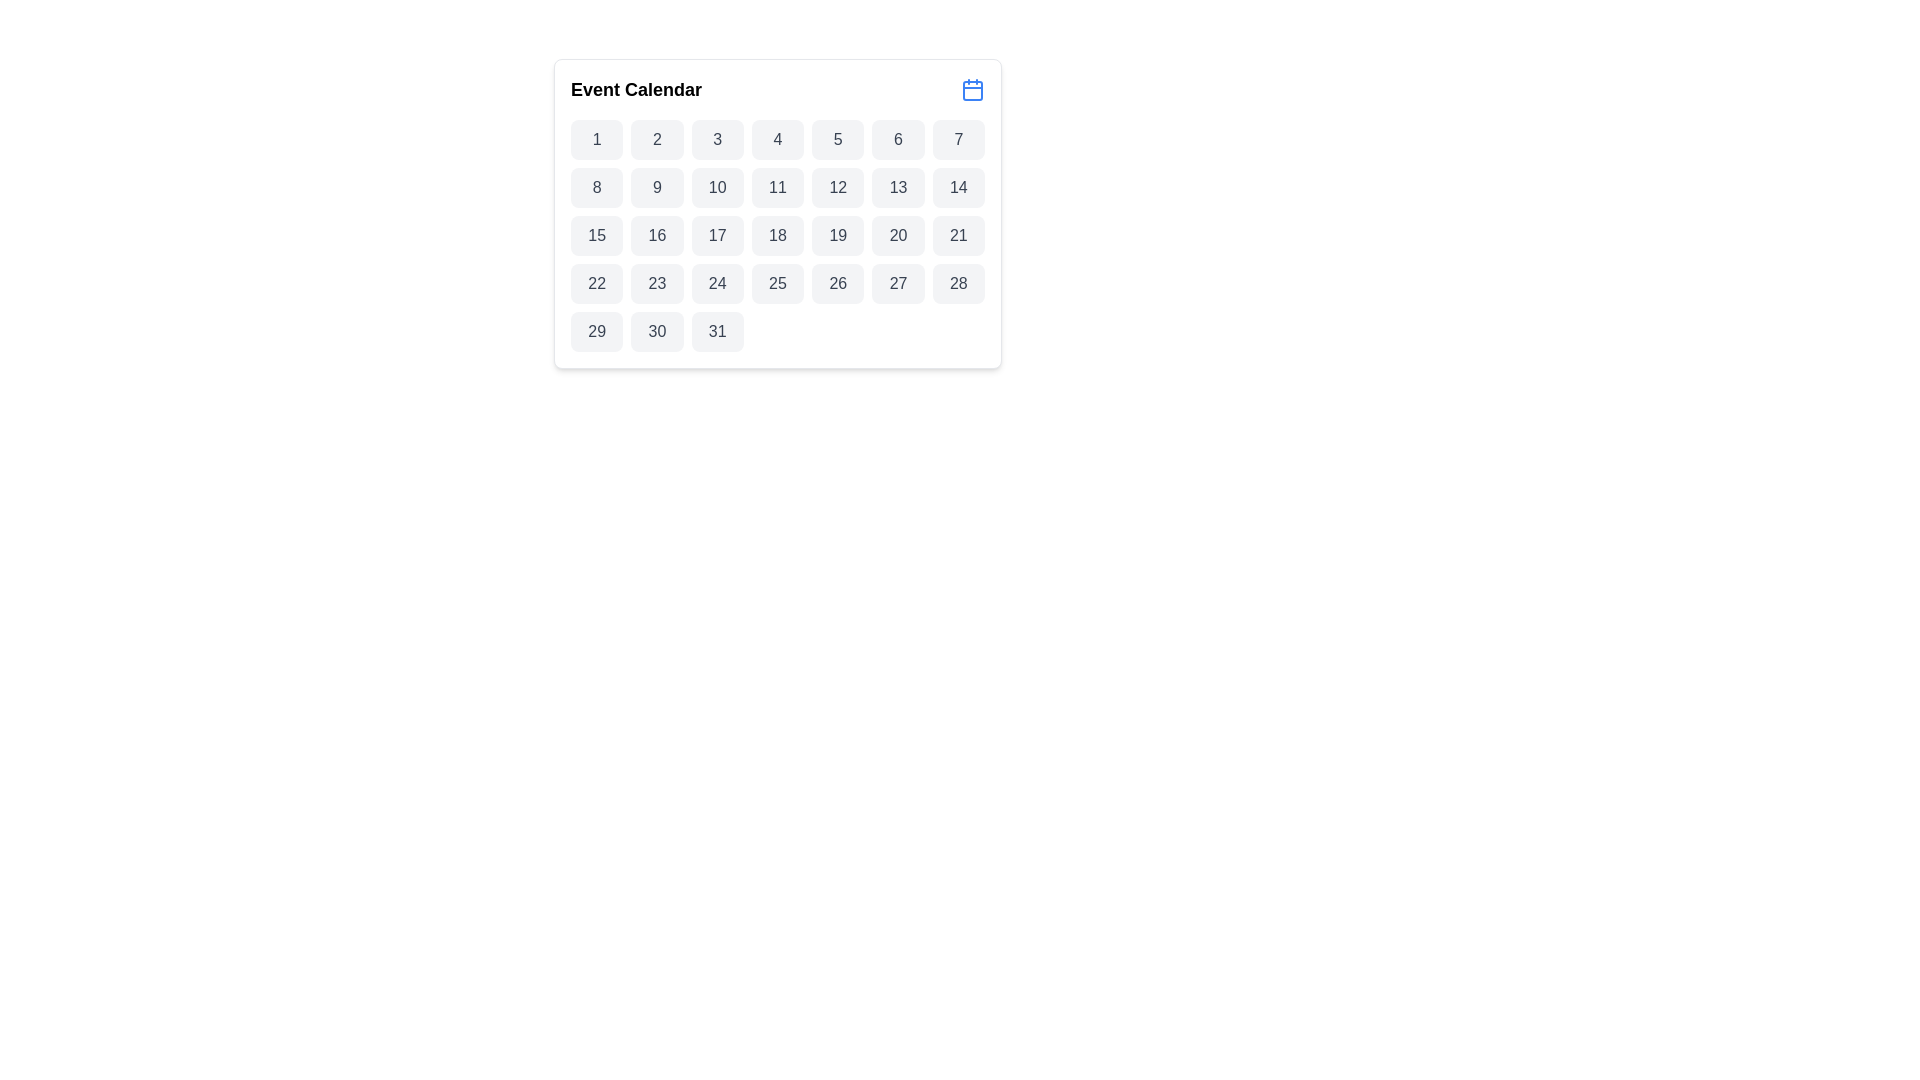  What do you see at coordinates (596, 284) in the screenshot?
I see `the rectangular button labeled '22' located in the first cell of the fourth row in a grid of days` at bounding box center [596, 284].